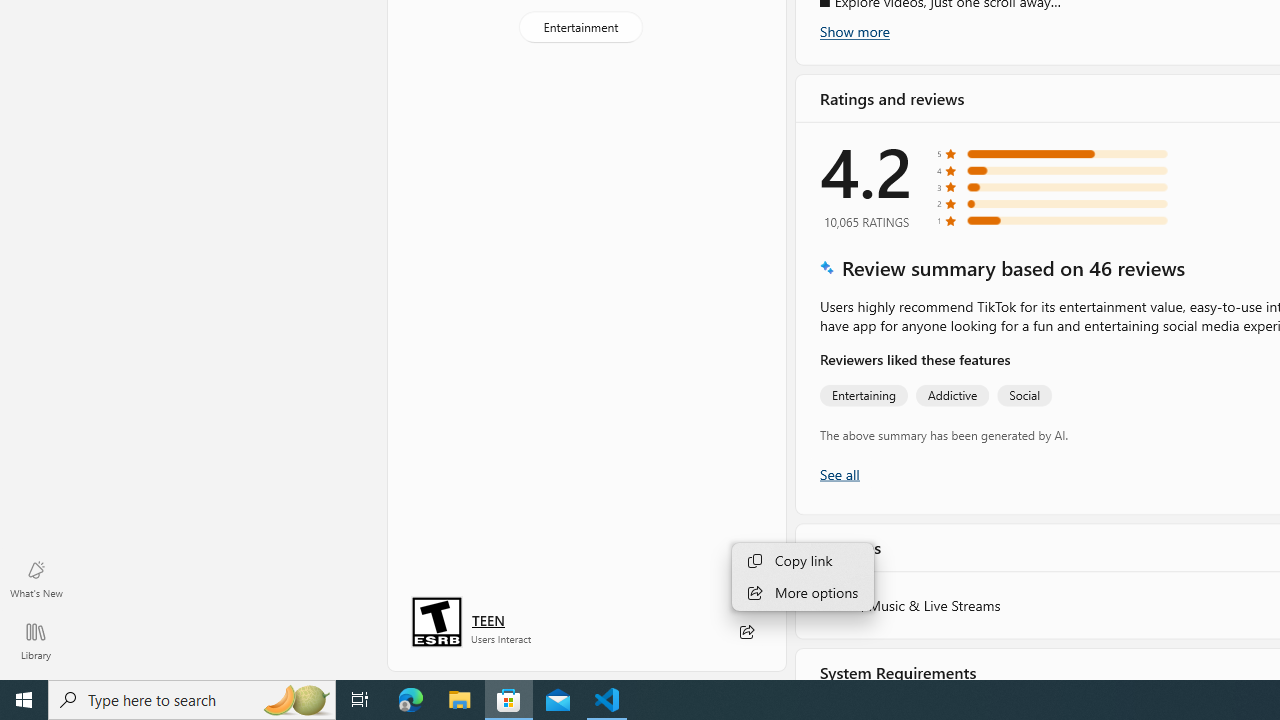 The image size is (1280, 720). What do you see at coordinates (35, 640) in the screenshot?
I see `'Library'` at bounding box center [35, 640].